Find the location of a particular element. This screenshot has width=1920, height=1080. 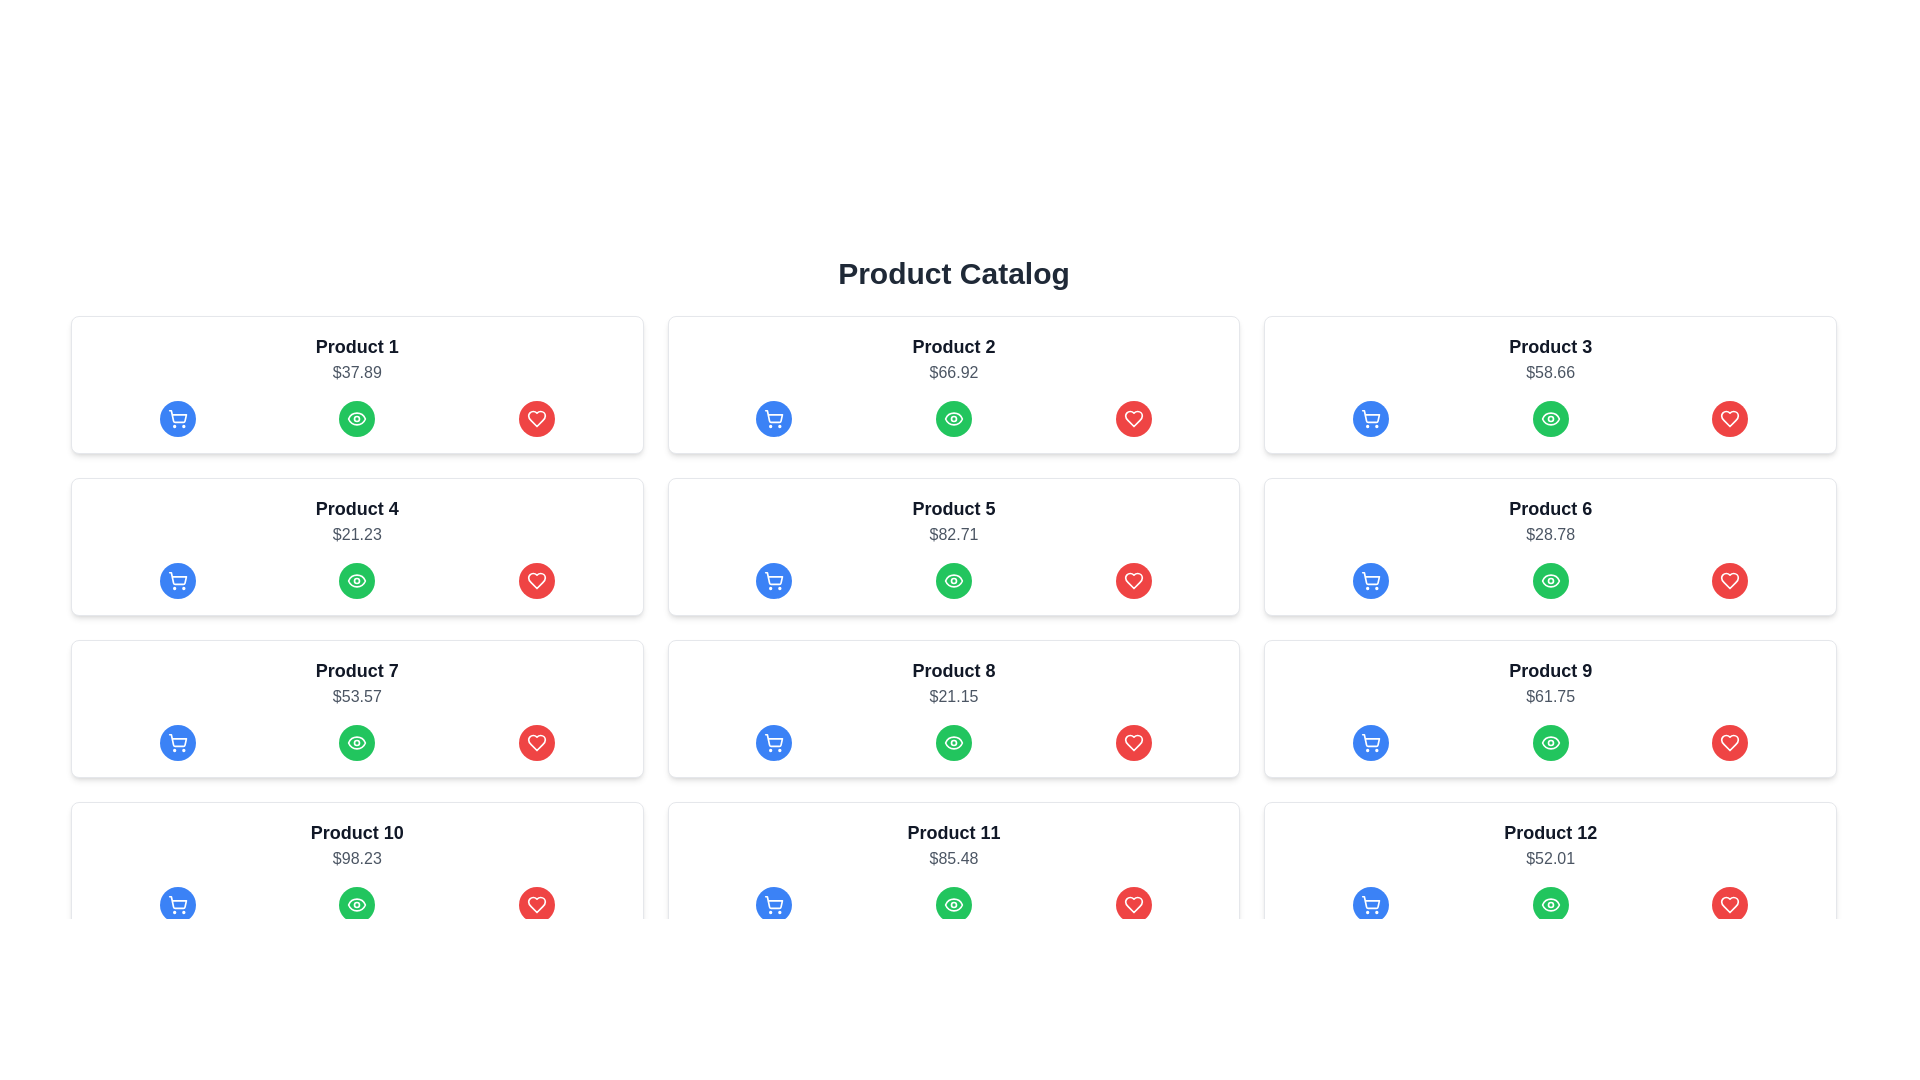

the Icon button located within the blue button on the left side of the action section for 'Product 5' is located at coordinates (773, 581).